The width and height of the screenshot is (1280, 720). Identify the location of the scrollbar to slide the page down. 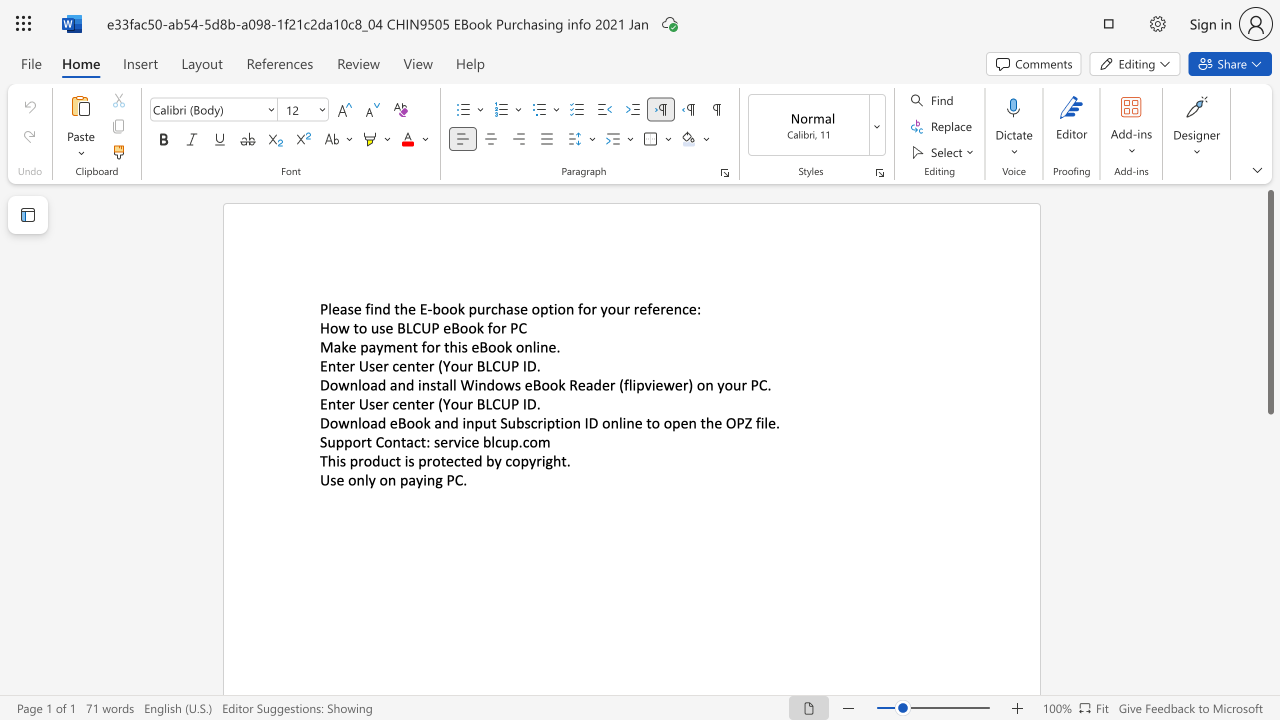
(1269, 518).